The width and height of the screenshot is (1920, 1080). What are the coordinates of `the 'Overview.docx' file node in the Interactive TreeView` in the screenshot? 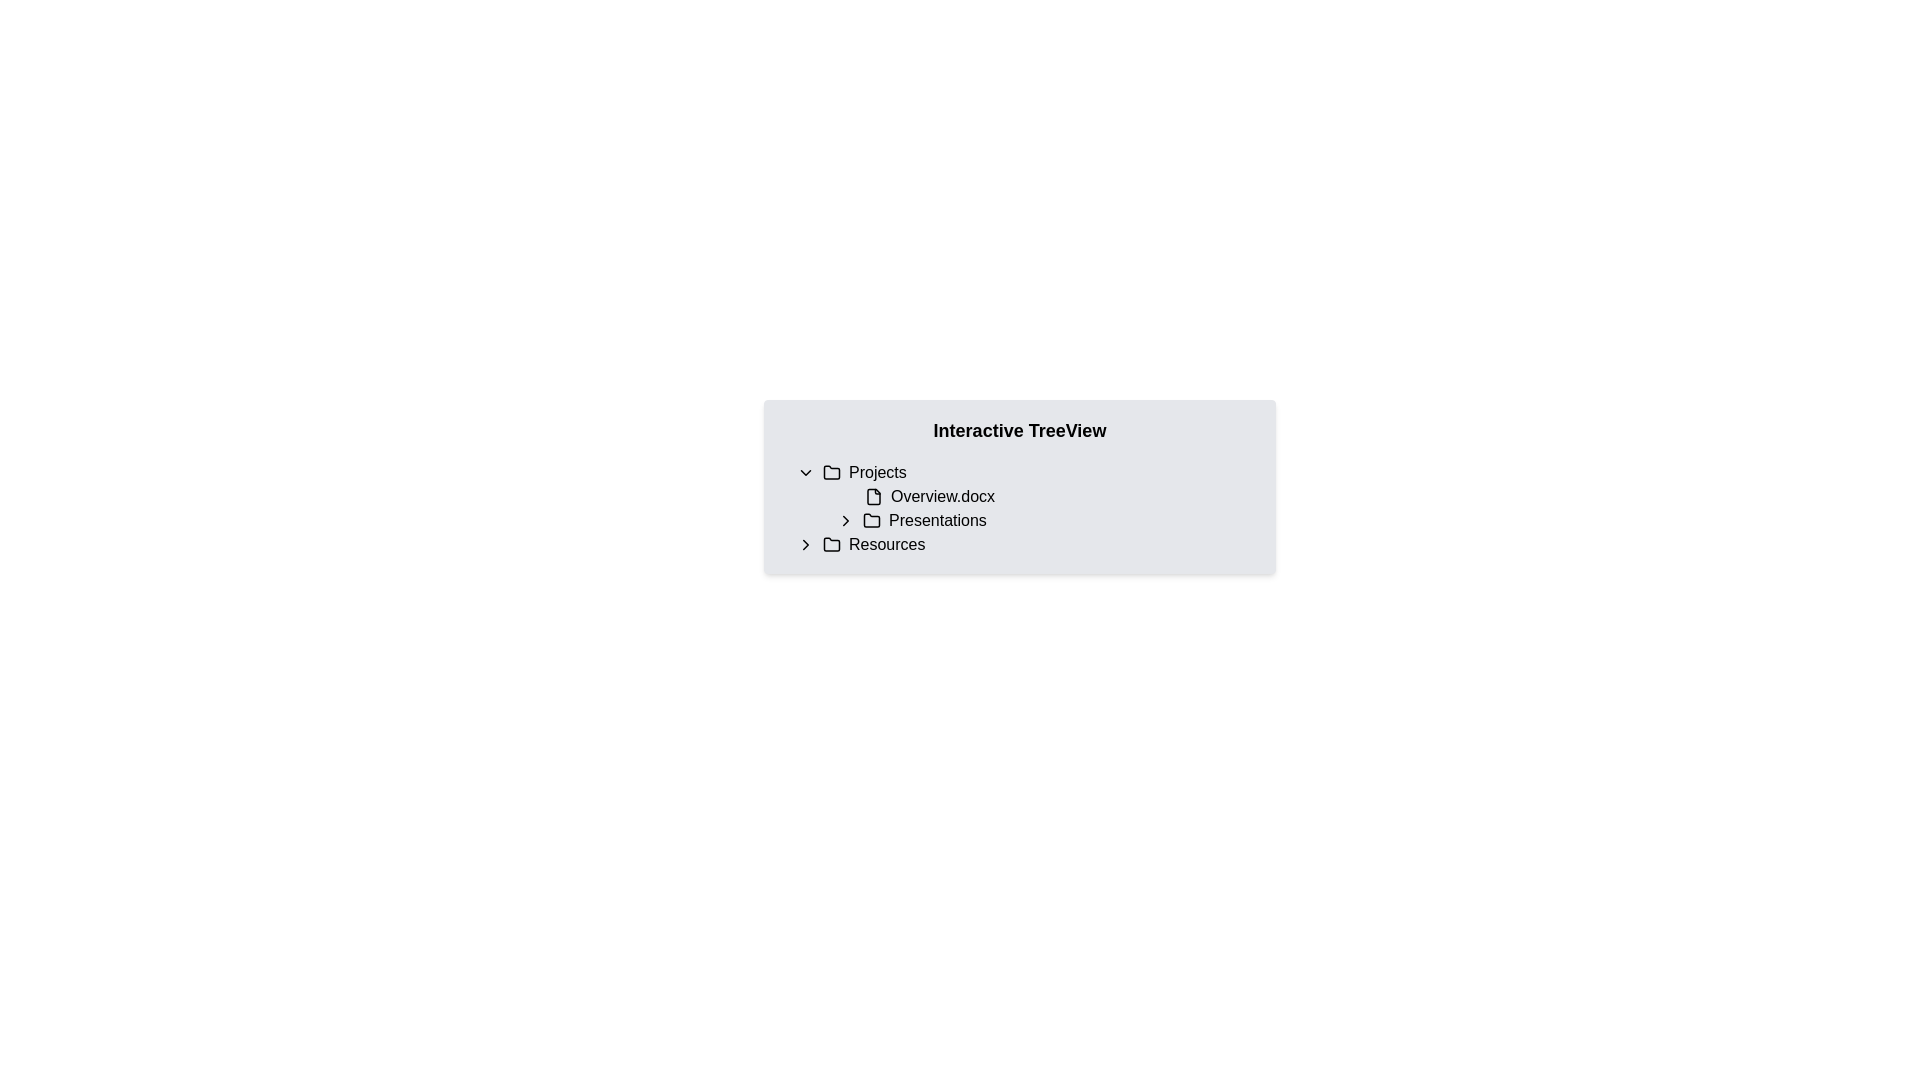 It's located at (1019, 496).